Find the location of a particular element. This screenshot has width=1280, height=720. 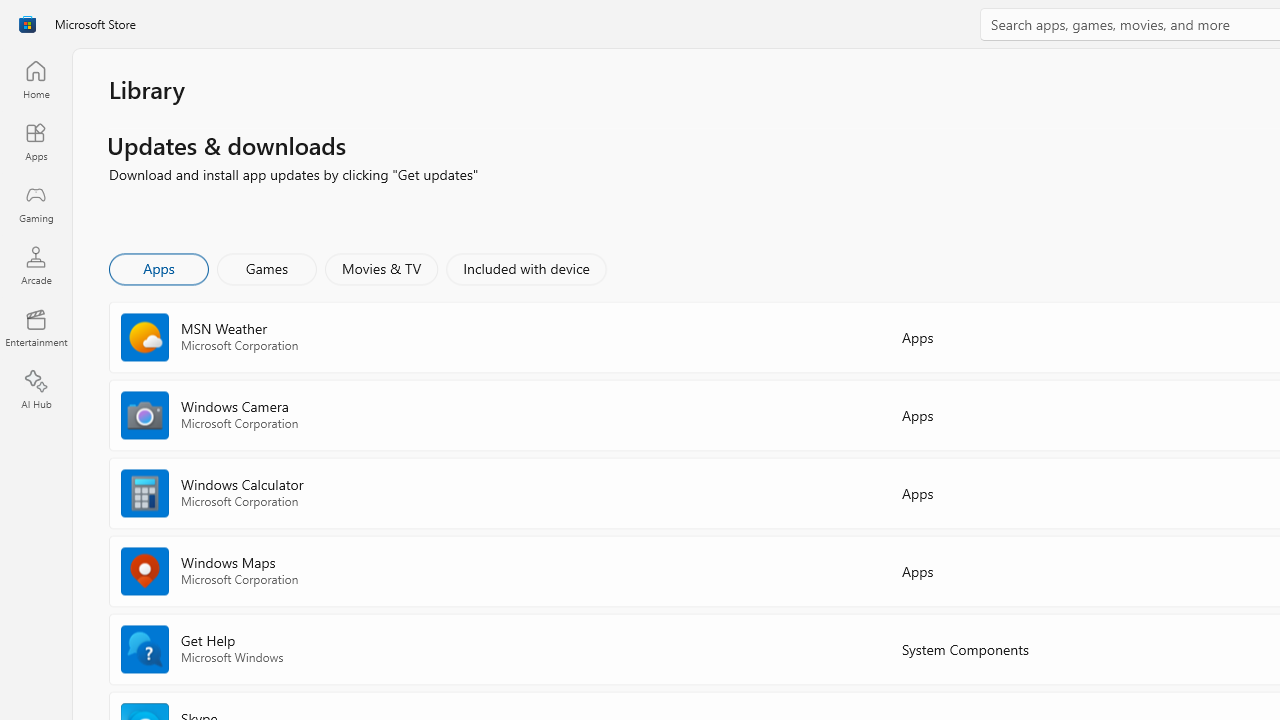

'Entertainment' is located at coordinates (35, 326).